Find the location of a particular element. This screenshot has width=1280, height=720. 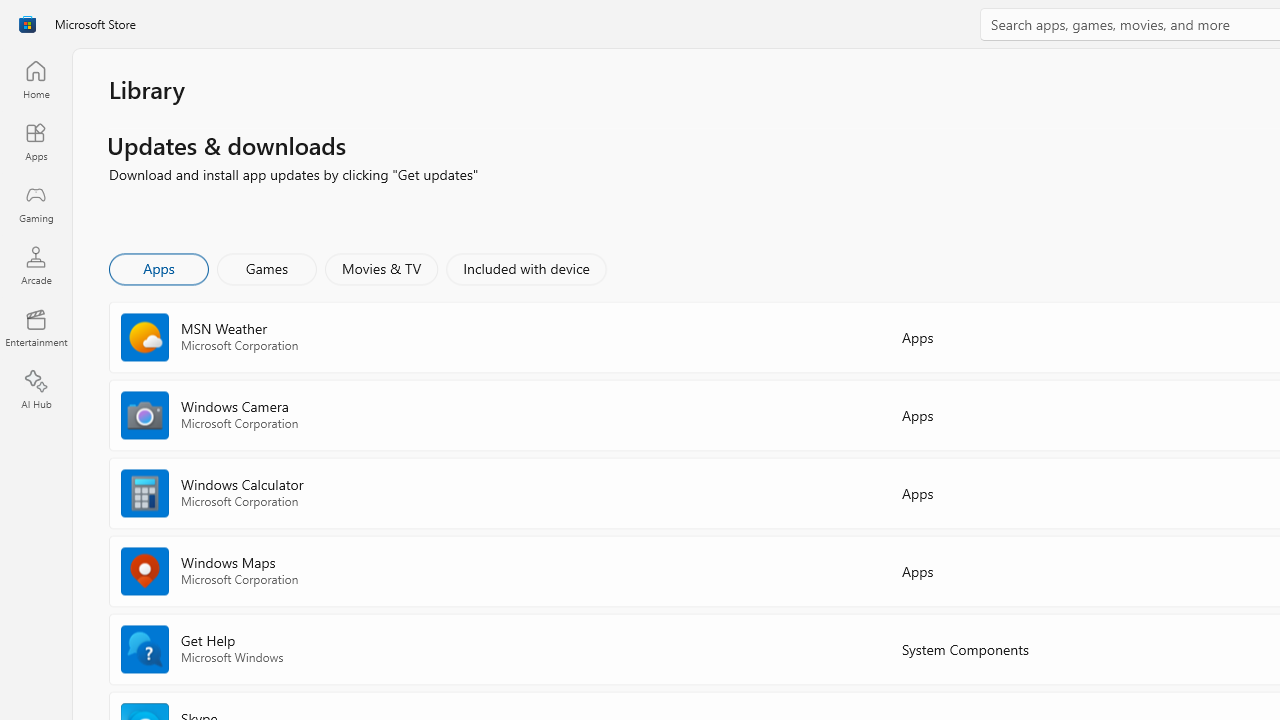

'Entertainment' is located at coordinates (35, 326).